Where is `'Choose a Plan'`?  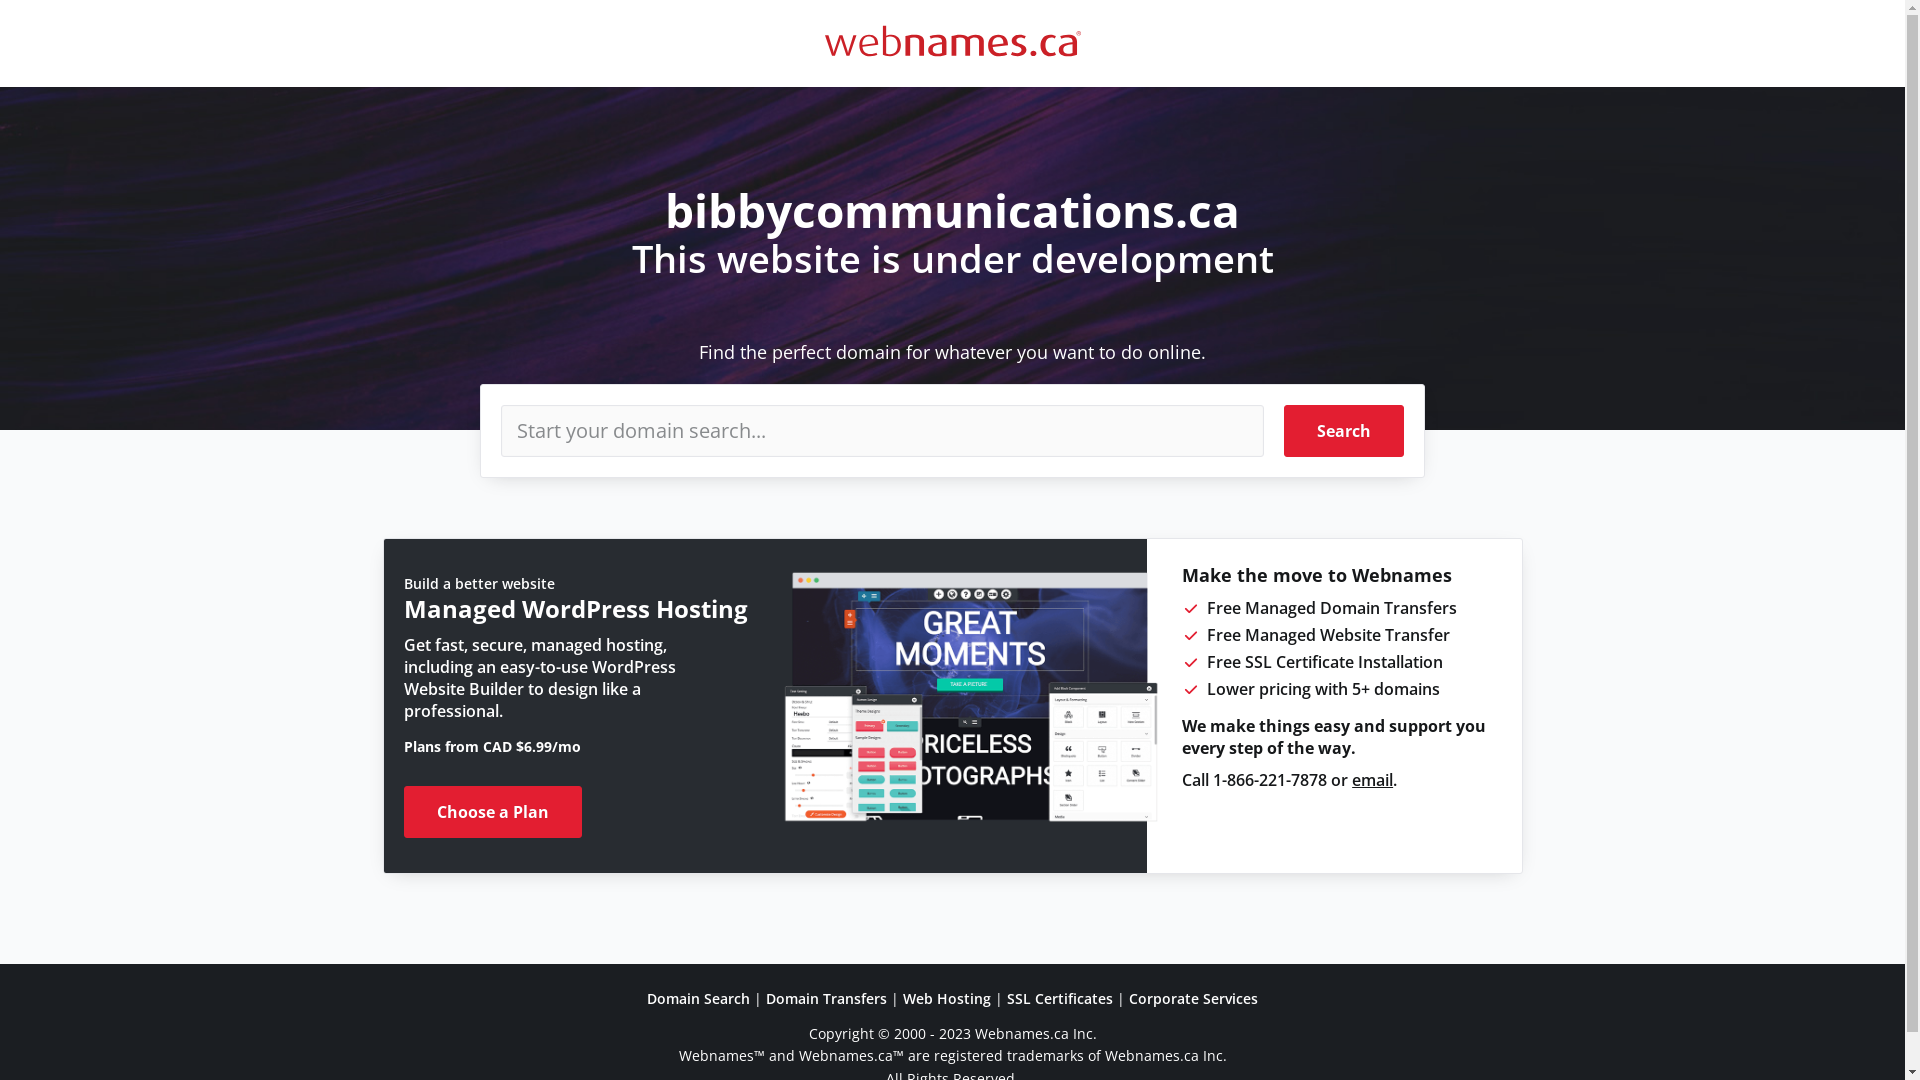 'Choose a Plan' is located at coordinates (402, 812).